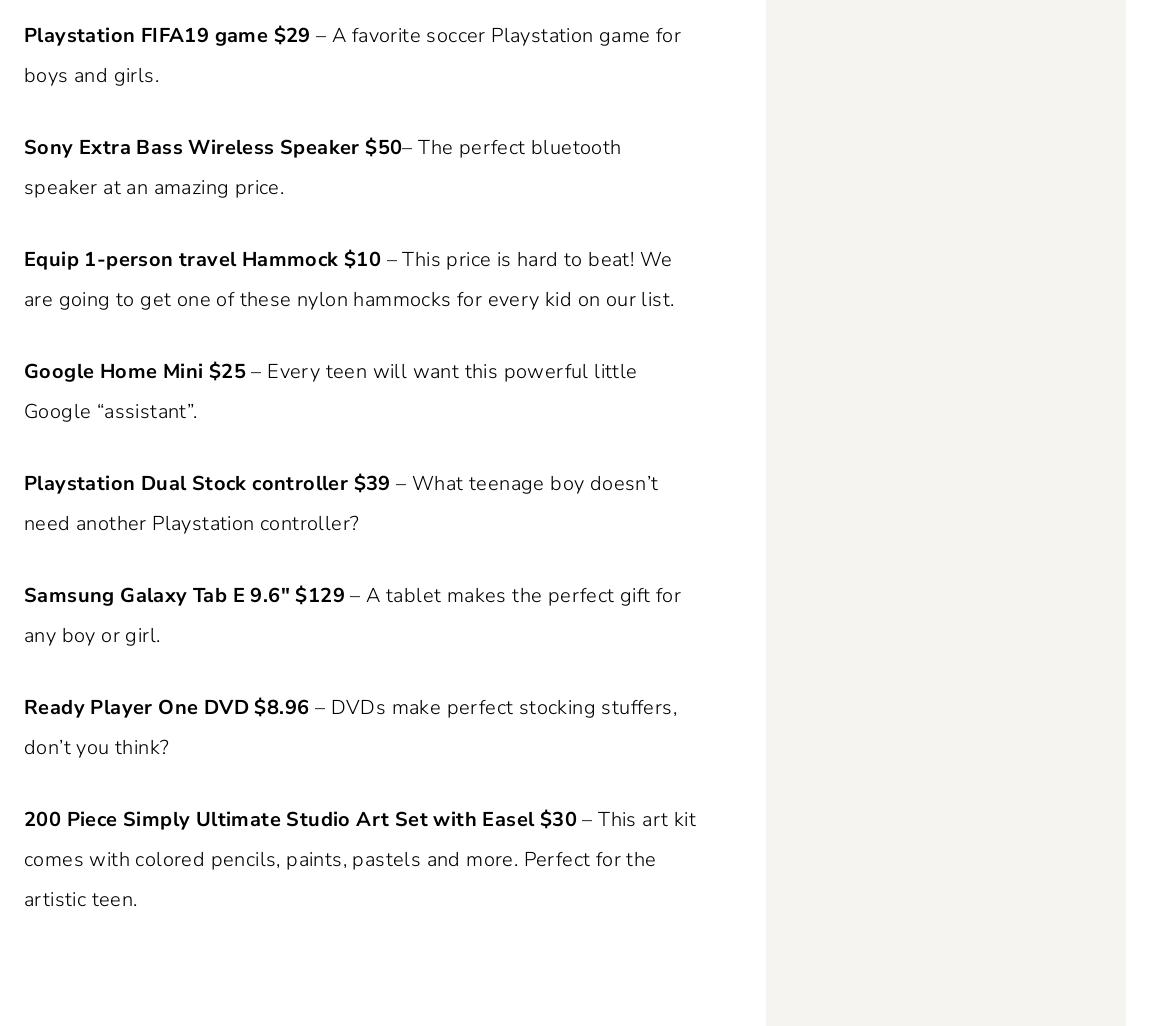 This screenshot has width=1150, height=1026. I want to click on '– What teenage boy doesn’t need another Playstation controller?', so click(340, 502).